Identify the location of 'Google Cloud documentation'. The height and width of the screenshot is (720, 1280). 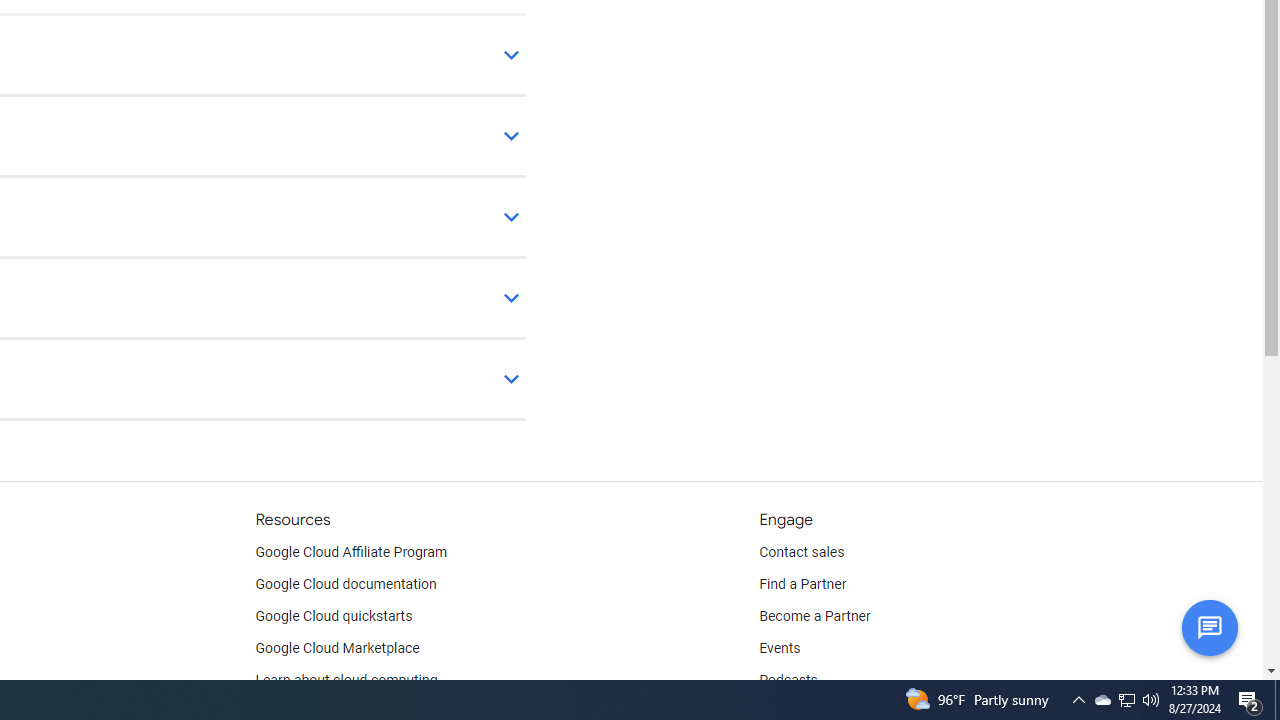
(345, 585).